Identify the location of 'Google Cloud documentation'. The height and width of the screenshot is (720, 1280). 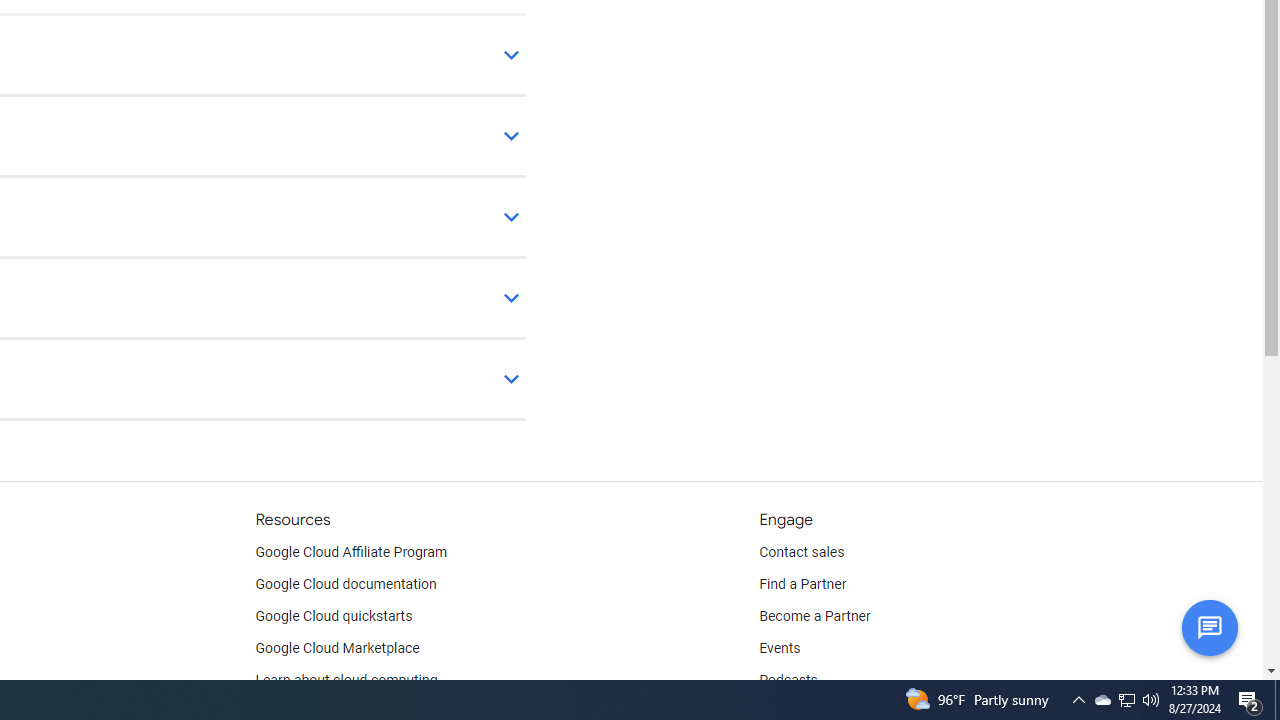
(345, 585).